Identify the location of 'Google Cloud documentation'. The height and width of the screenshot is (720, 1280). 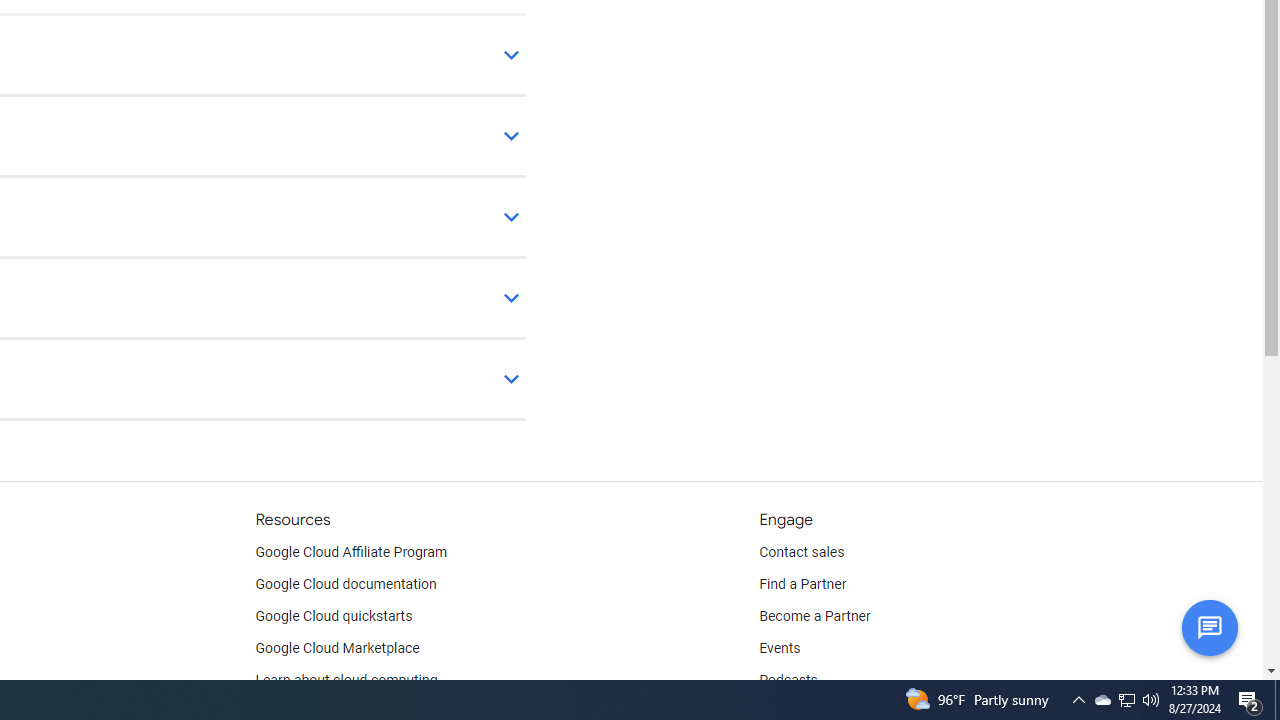
(345, 585).